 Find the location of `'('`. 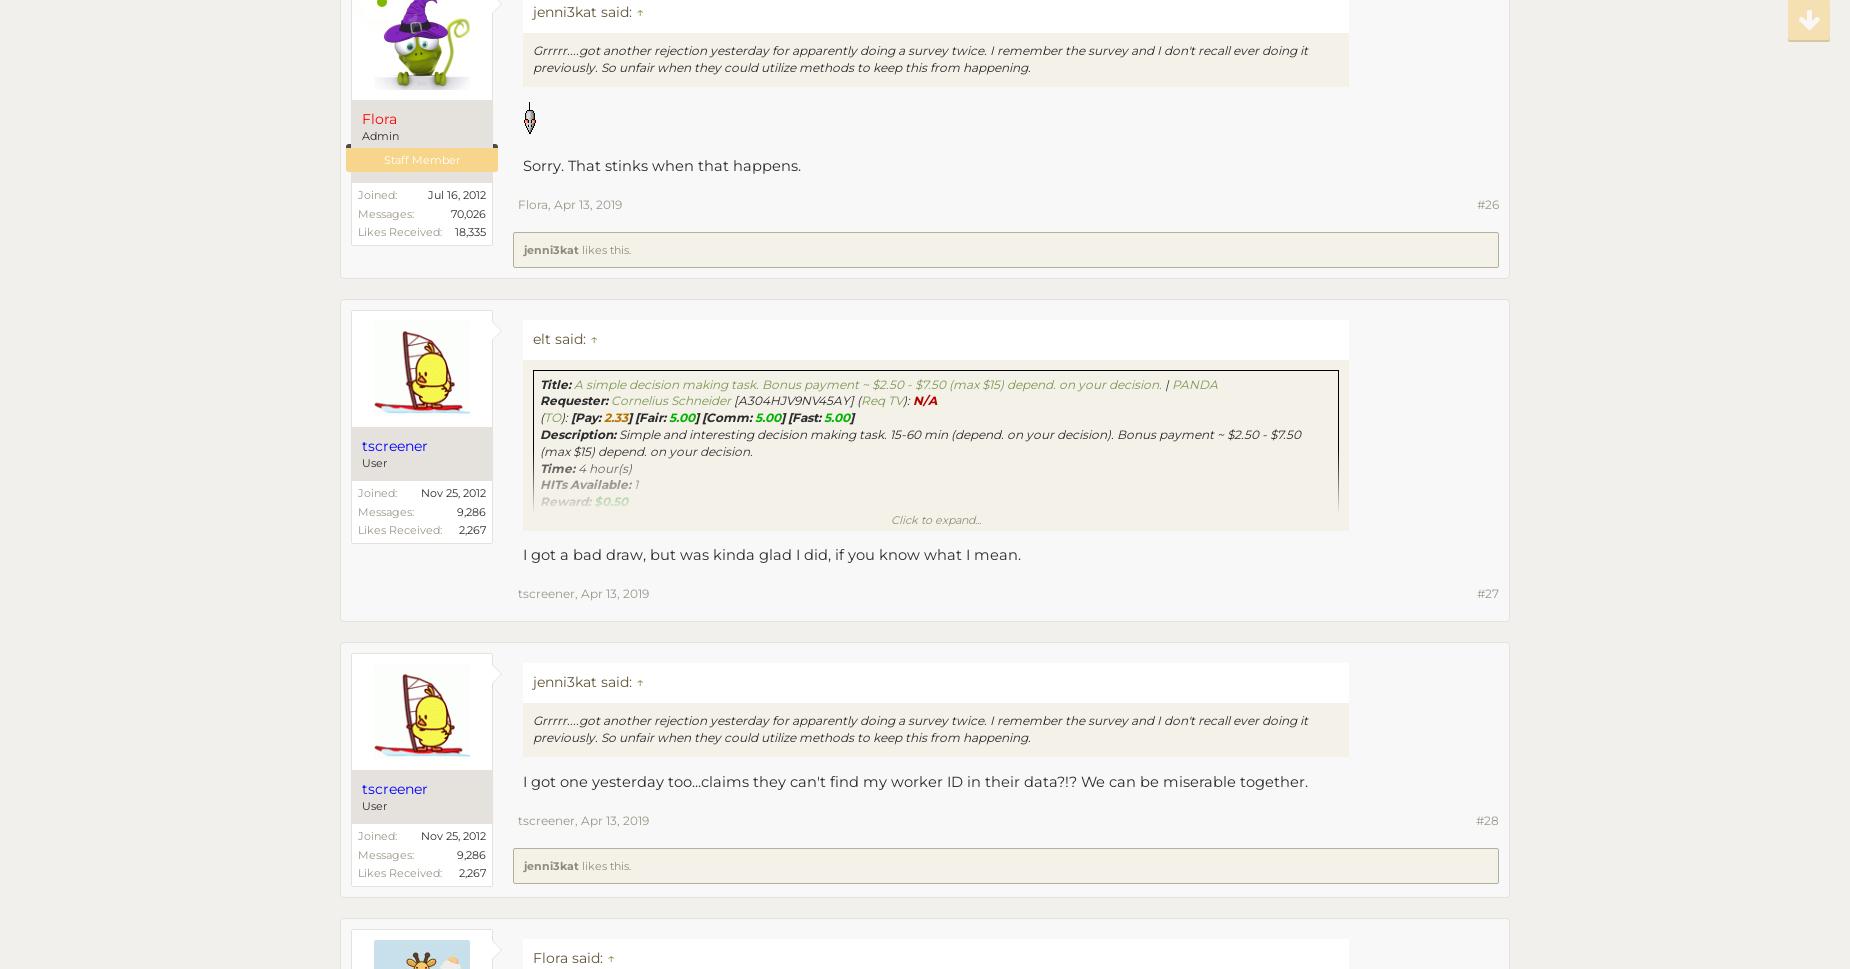

'(' is located at coordinates (542, 416).